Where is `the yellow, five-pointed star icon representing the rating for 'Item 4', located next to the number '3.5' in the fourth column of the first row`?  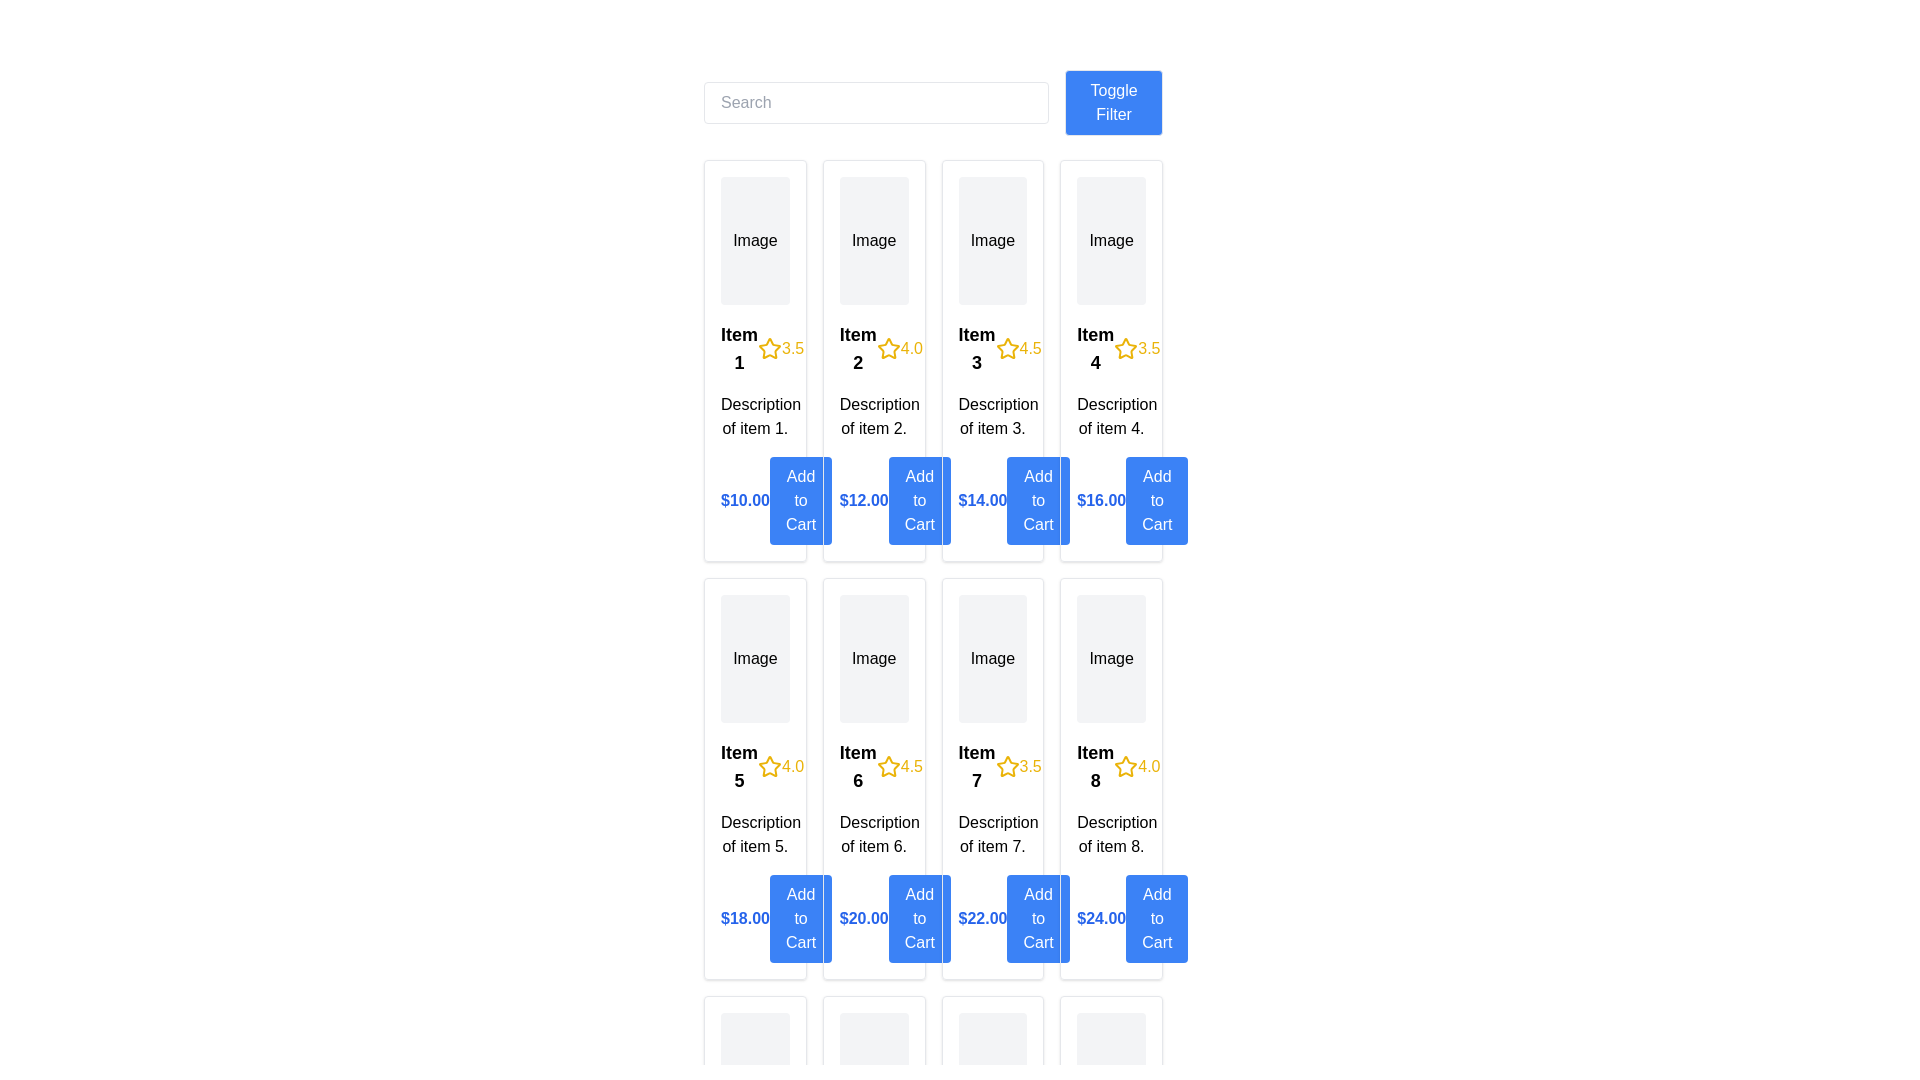
the yellow, five-pointed star icon representing the rating for 'Item 4', located next to the number '3.5' in the fourth column of the first row is located at coordinates (1126, 347).